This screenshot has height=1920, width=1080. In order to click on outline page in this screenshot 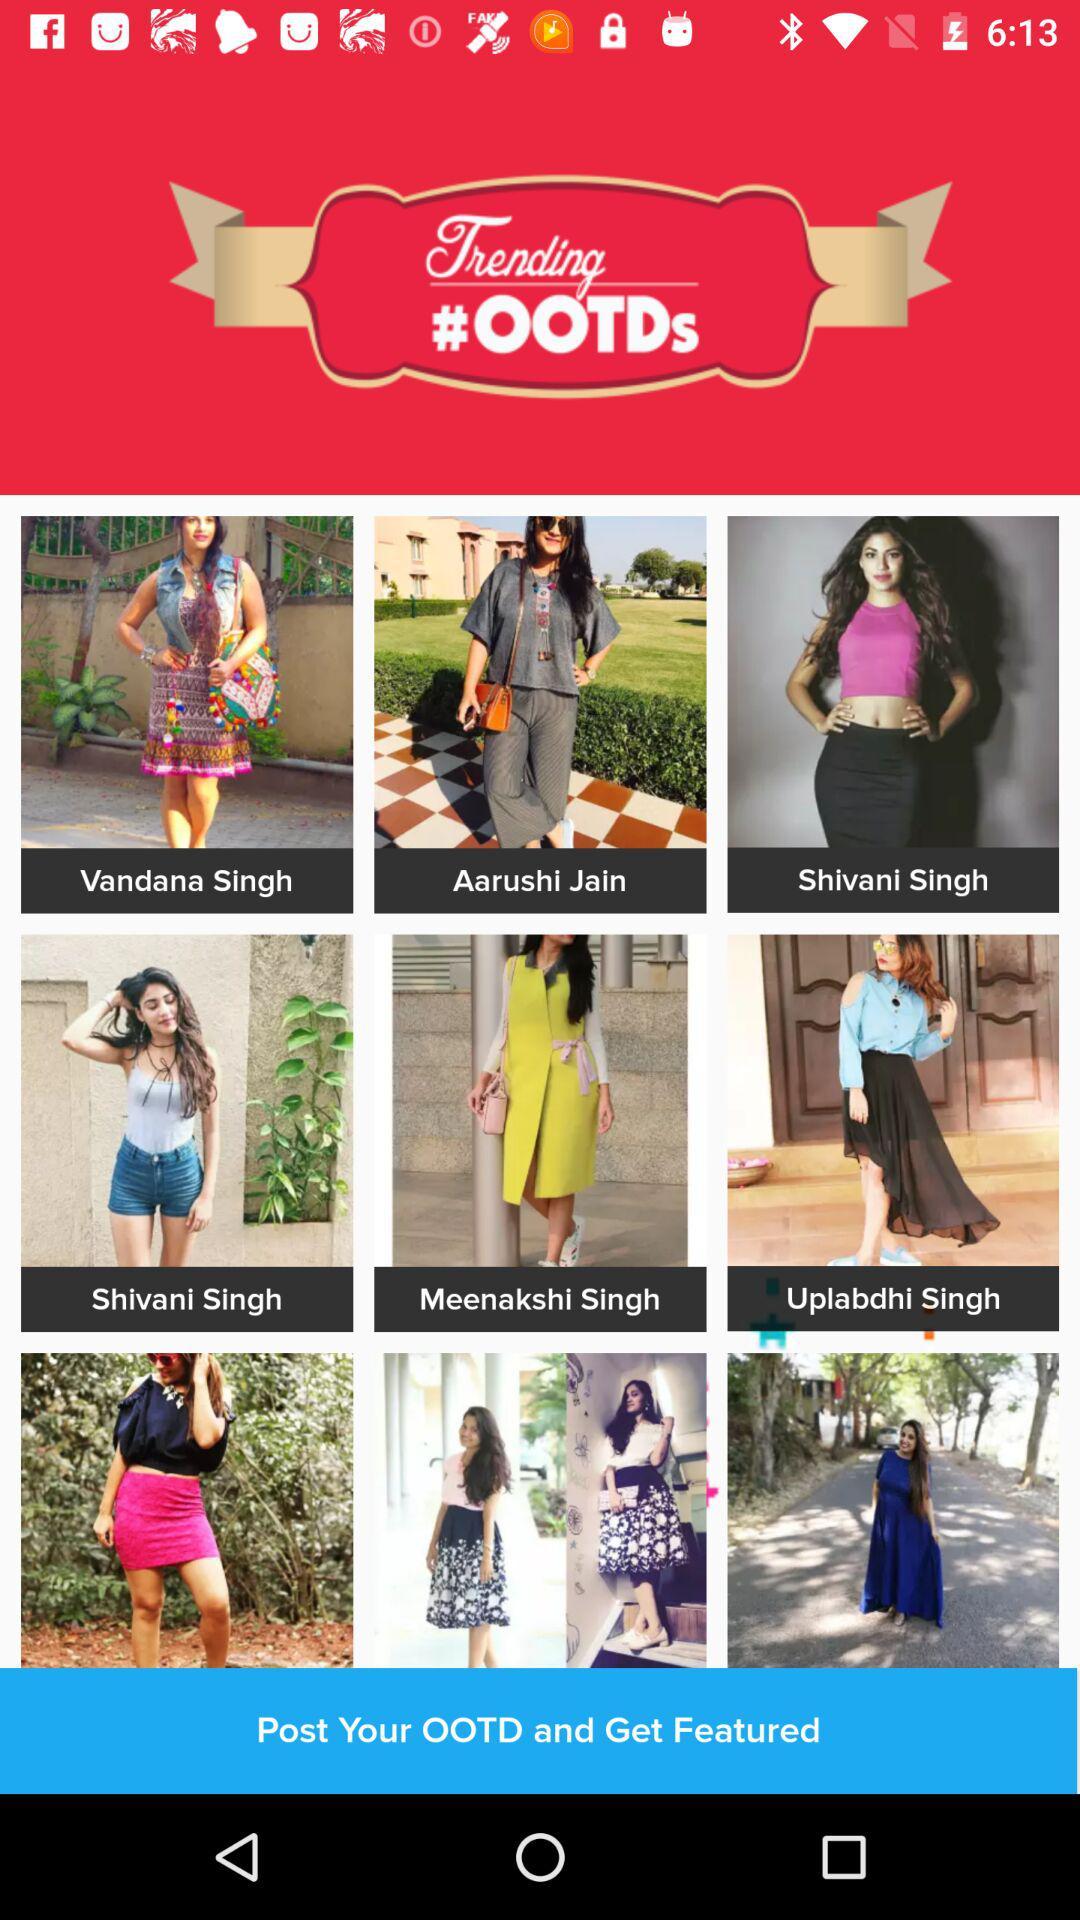, I will do `click(187, 1782)`.